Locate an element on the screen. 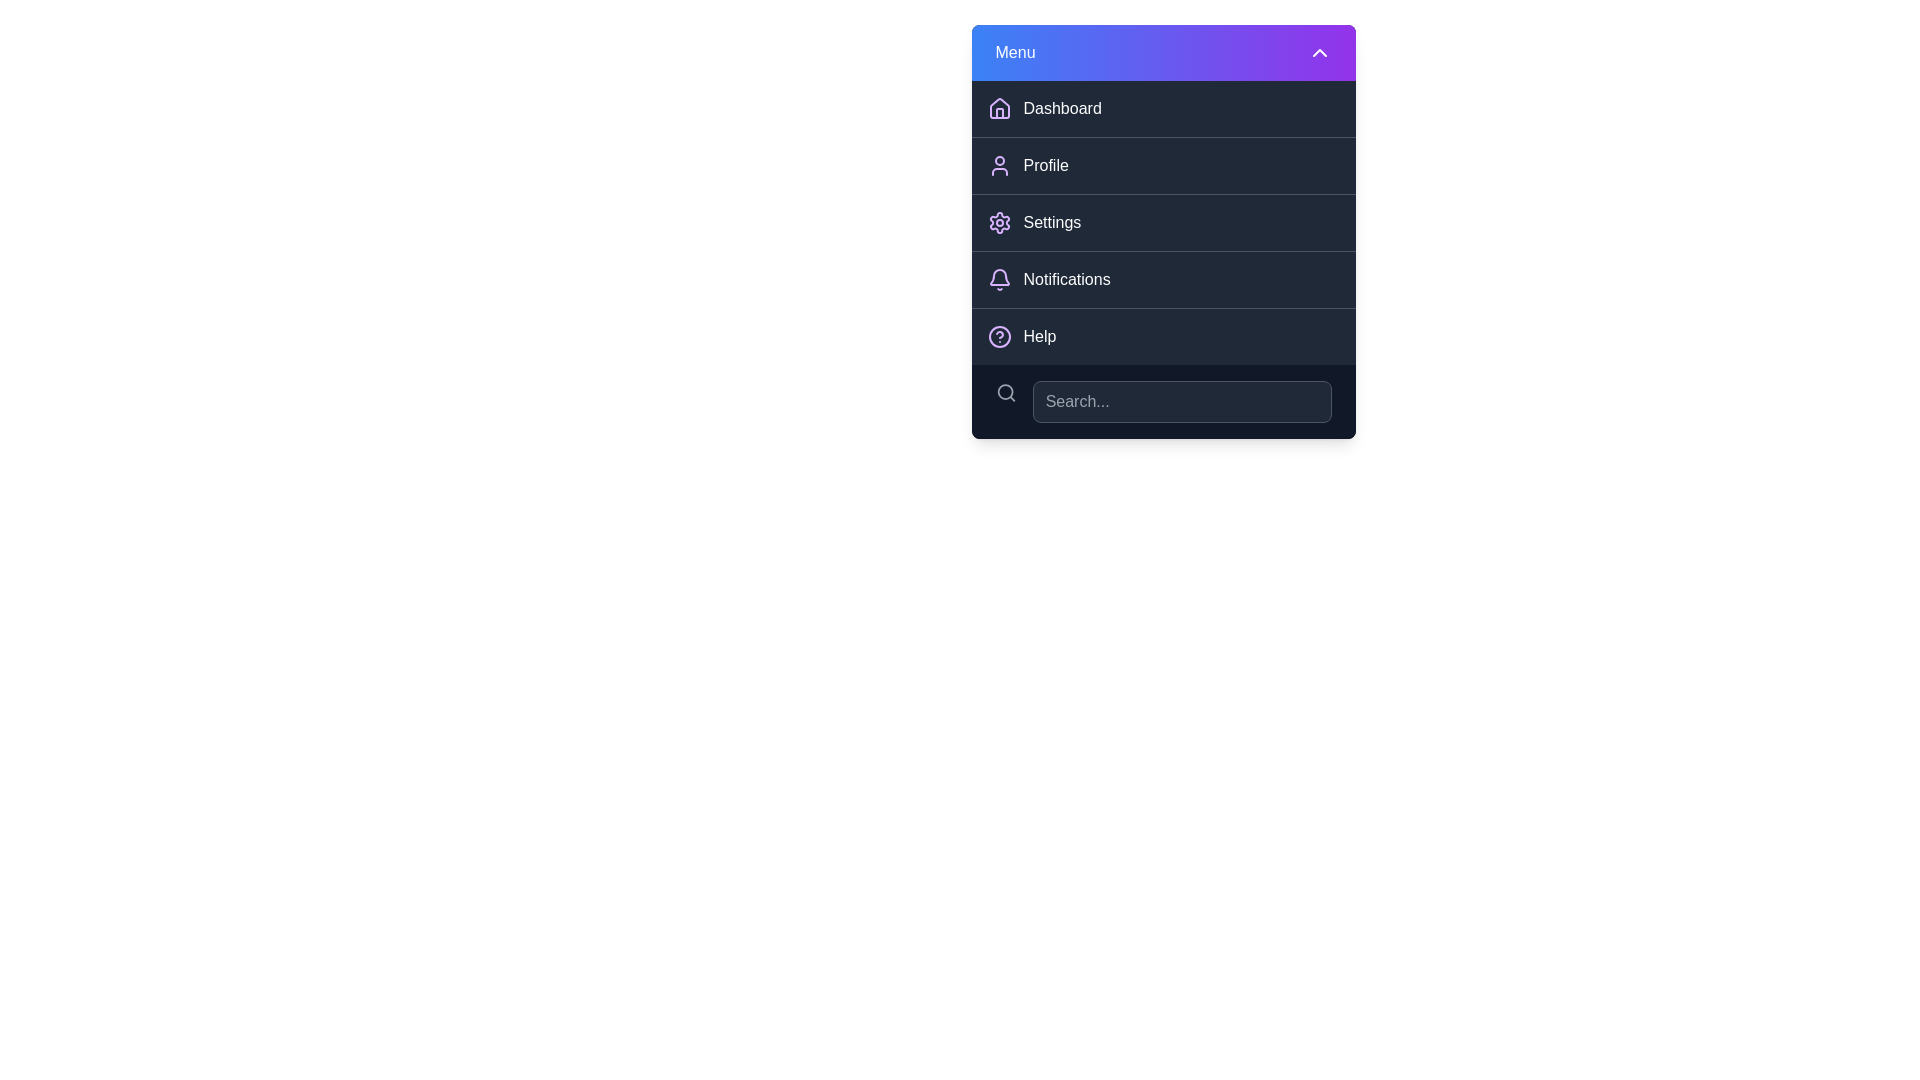 This screenshot has width=1920, height=1080. the fourth item in the vertically stacked menu list, located between 'Settings' and 'Help', for accessibility navigation is located at coordinates (1163, 279).